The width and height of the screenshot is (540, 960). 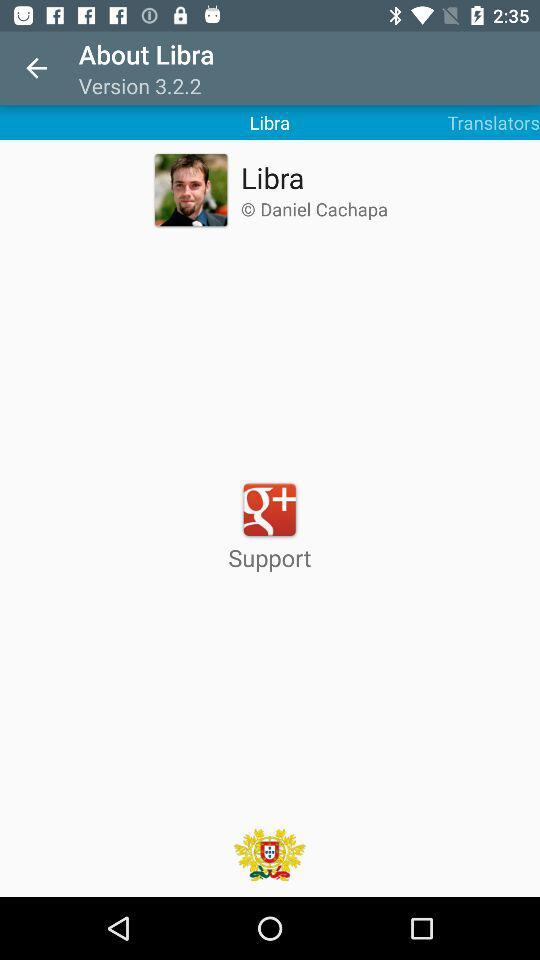 I want to click on the icon below the support icon, so click(x=269, y=853).